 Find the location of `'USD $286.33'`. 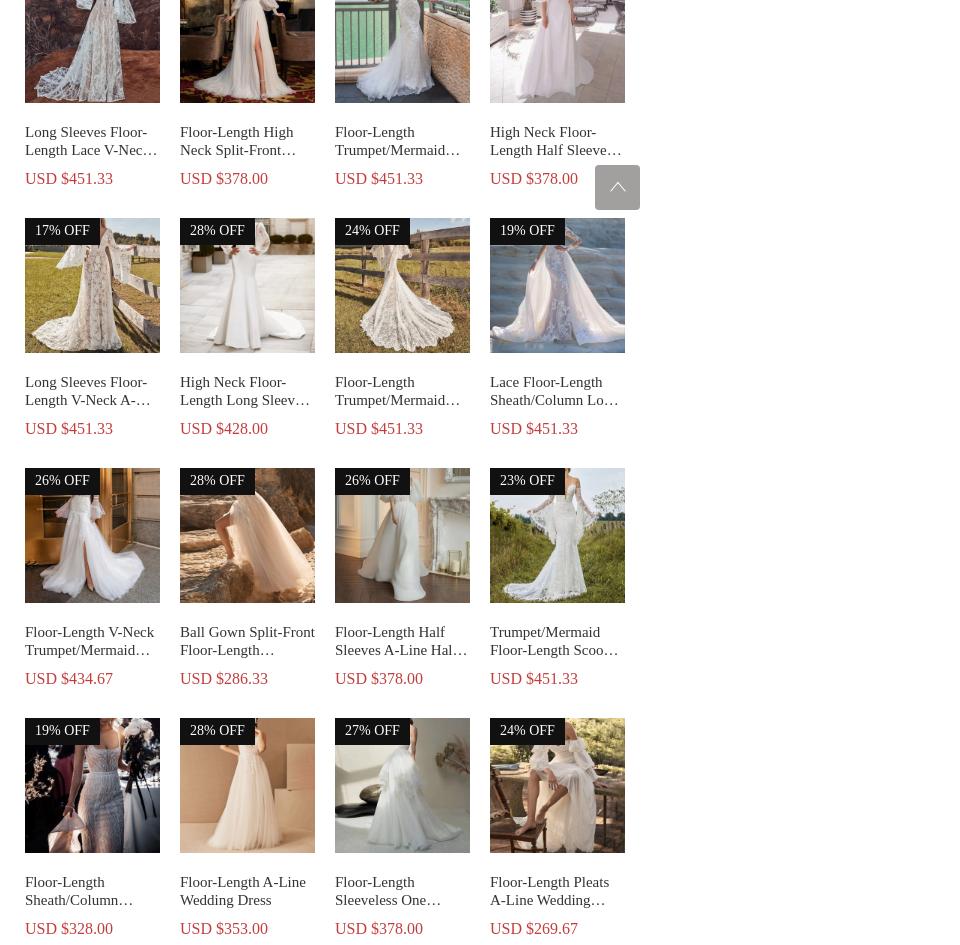

'USD $286.33' is located at coordinates (223, 677).